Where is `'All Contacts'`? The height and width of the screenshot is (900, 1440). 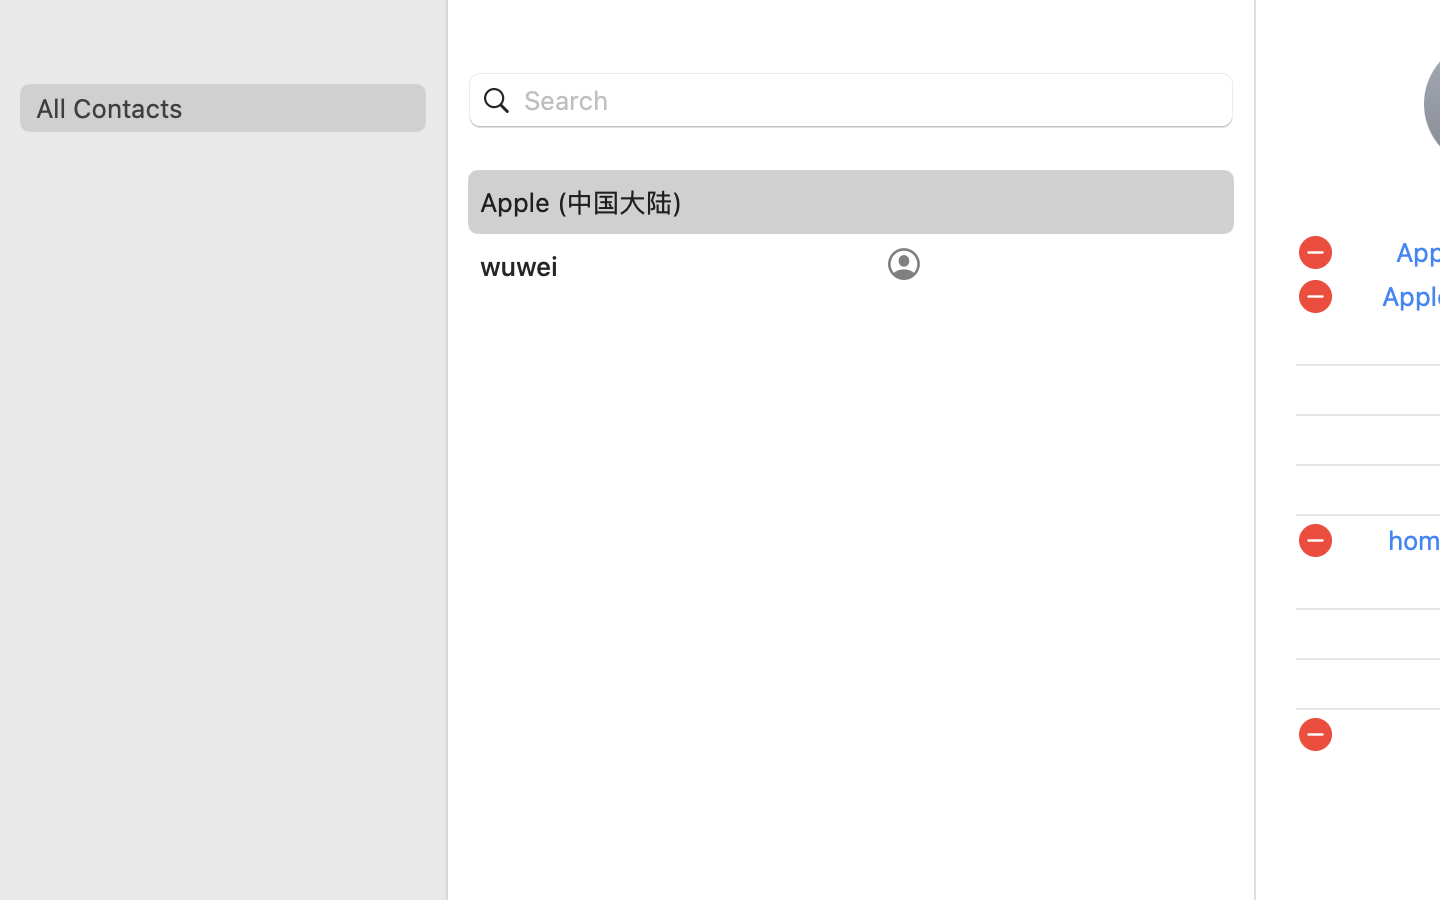 'All Contacts' is located at coordinates (223, 107).